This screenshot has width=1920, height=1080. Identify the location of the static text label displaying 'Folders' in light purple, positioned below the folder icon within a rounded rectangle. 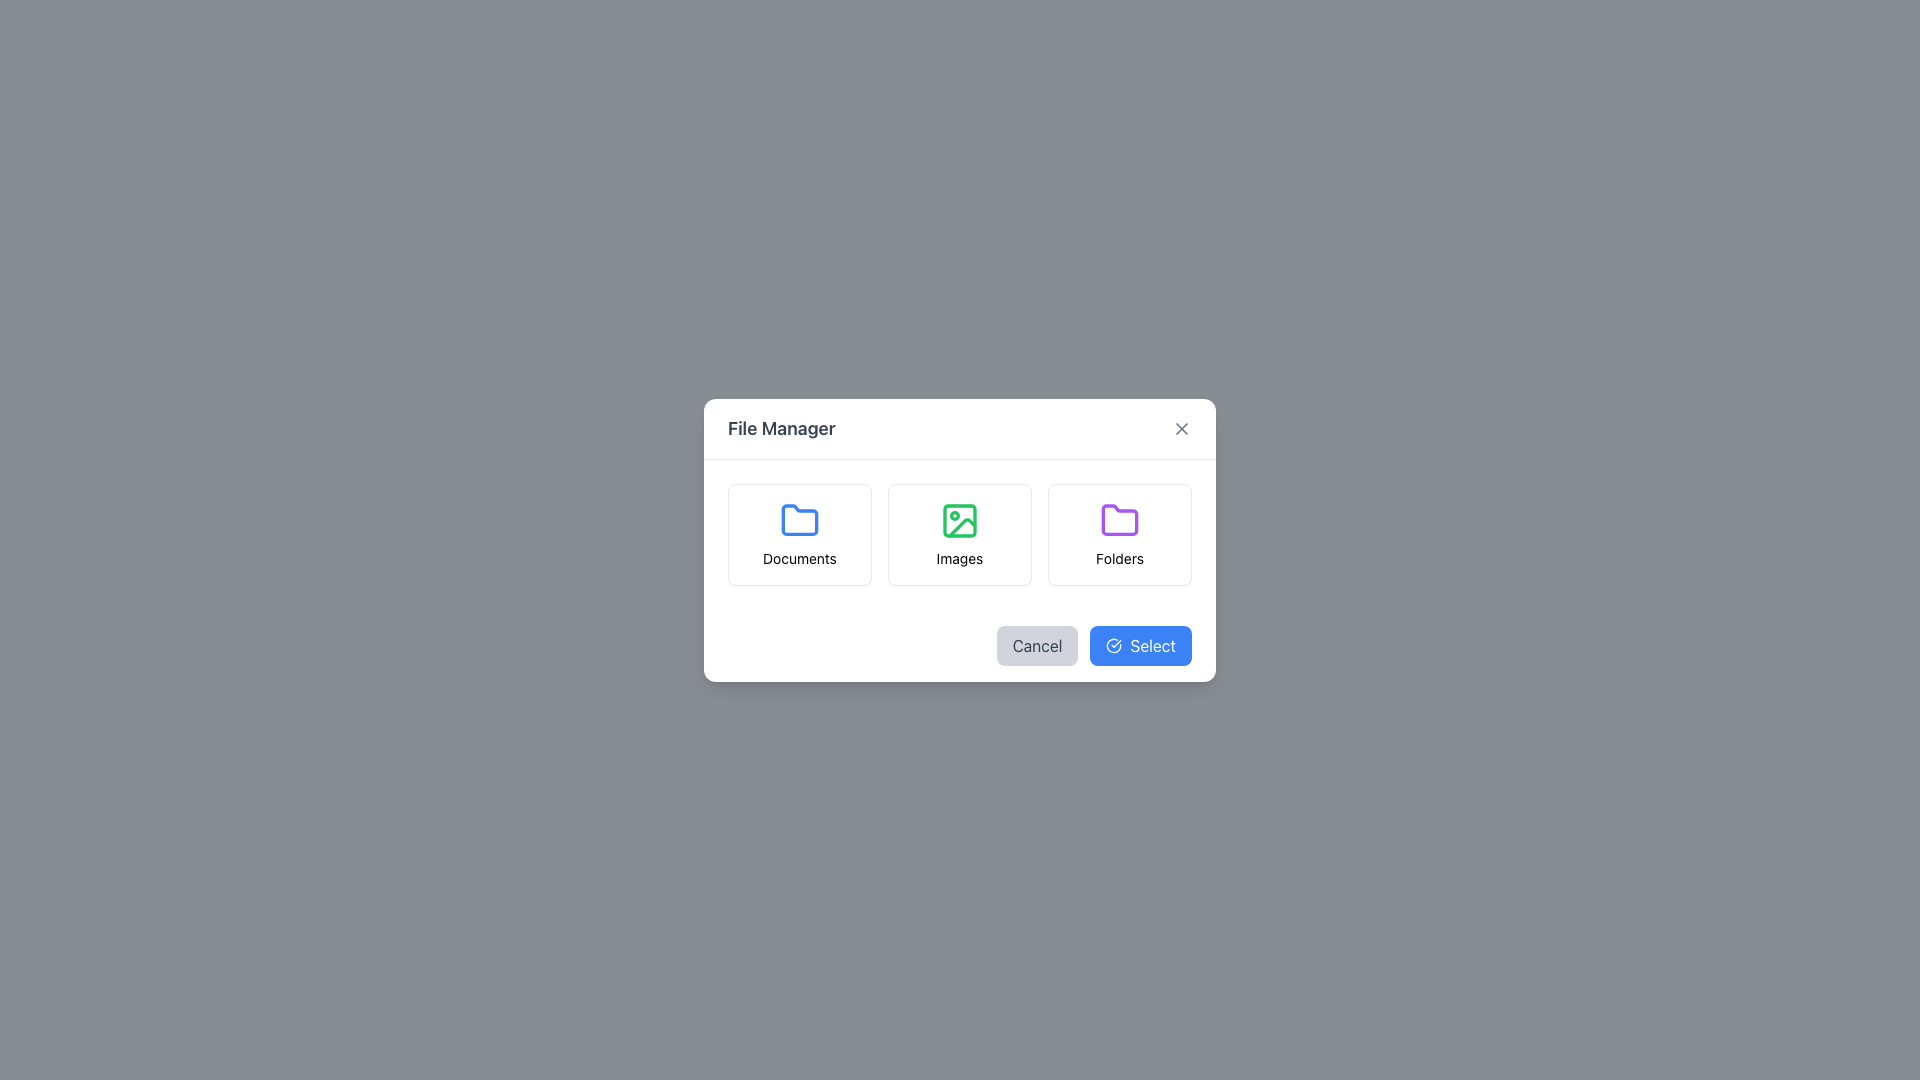
(1118, 558).